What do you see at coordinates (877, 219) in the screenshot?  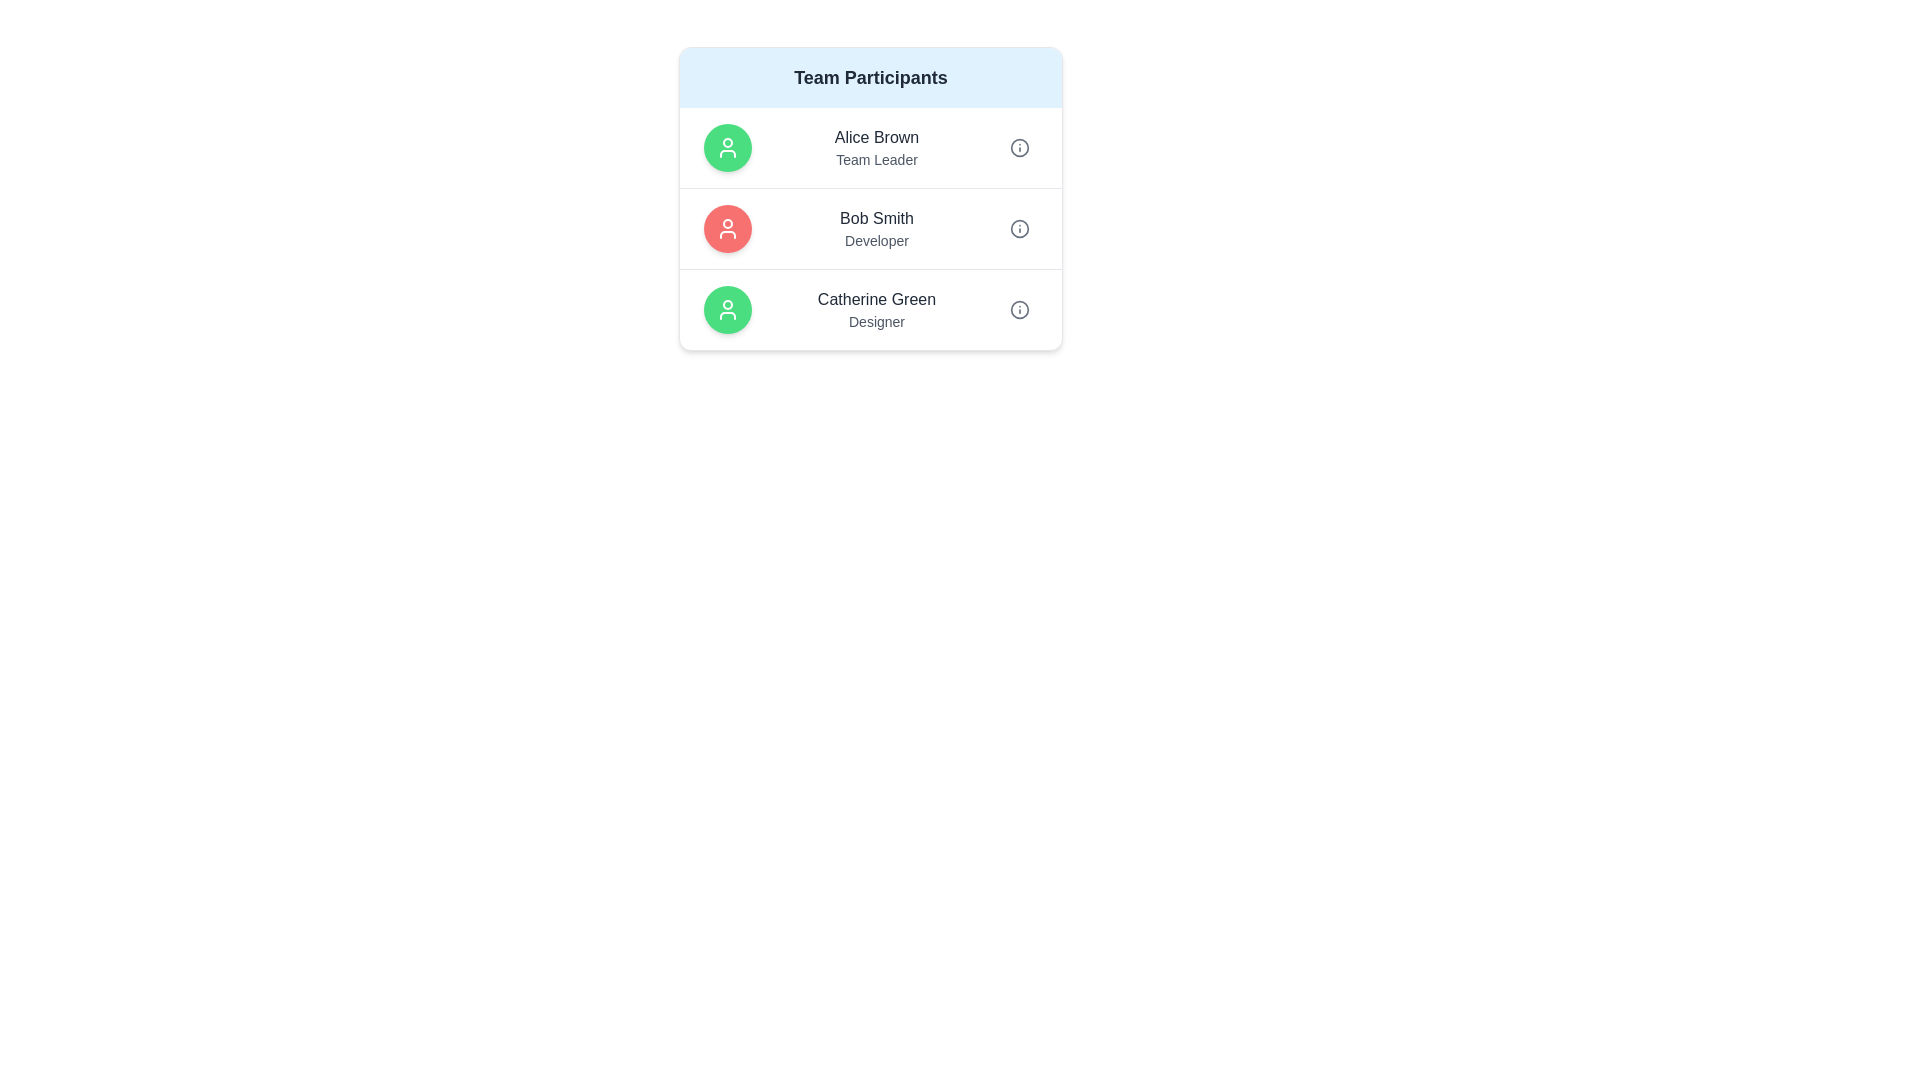 I see `the text label displaying 'Bob Smith', which is styled as medium-sized, bold, and dark gray, located above the text 'Developer' in a vertical list of individuals` at bounding box center [877, 219].